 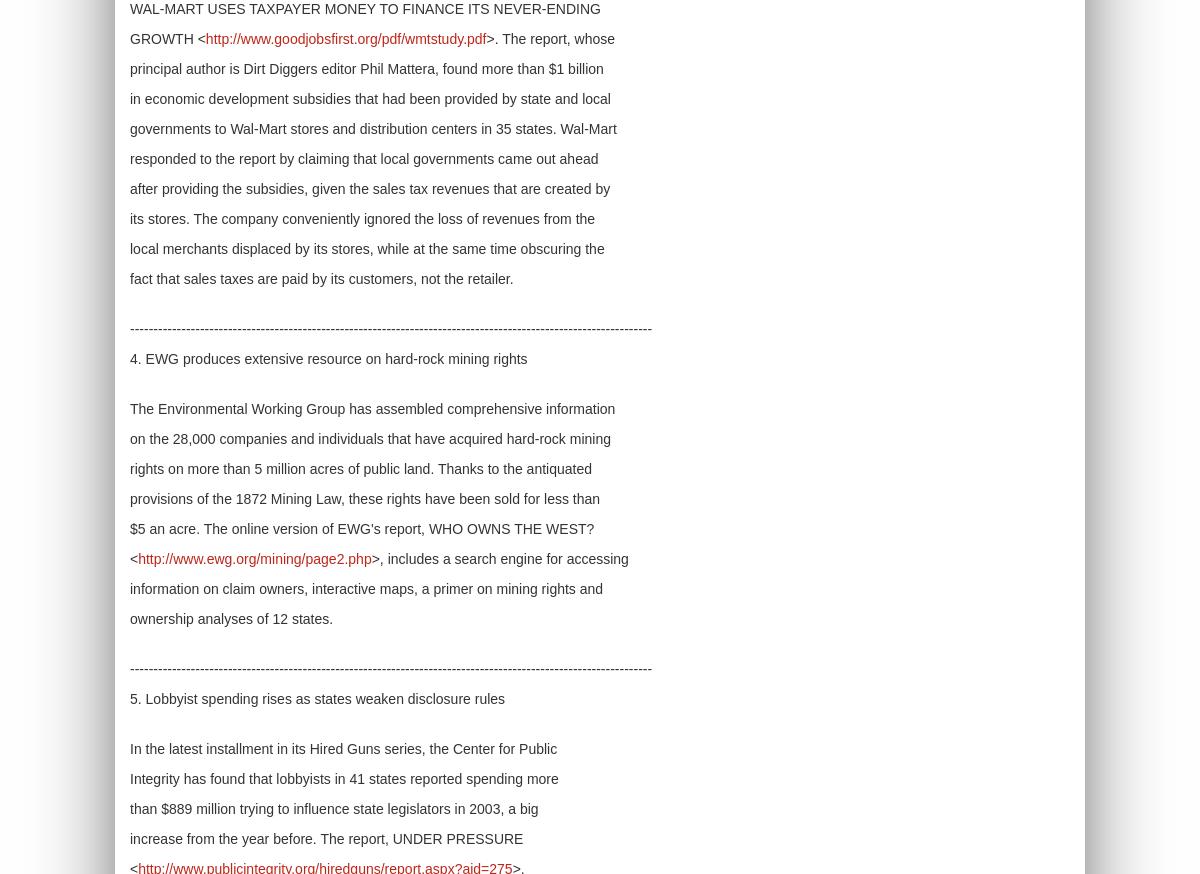 I want to click on 'its stores. The company conveniently ignored the loss of revenues from the', so click(x=362, y=218).